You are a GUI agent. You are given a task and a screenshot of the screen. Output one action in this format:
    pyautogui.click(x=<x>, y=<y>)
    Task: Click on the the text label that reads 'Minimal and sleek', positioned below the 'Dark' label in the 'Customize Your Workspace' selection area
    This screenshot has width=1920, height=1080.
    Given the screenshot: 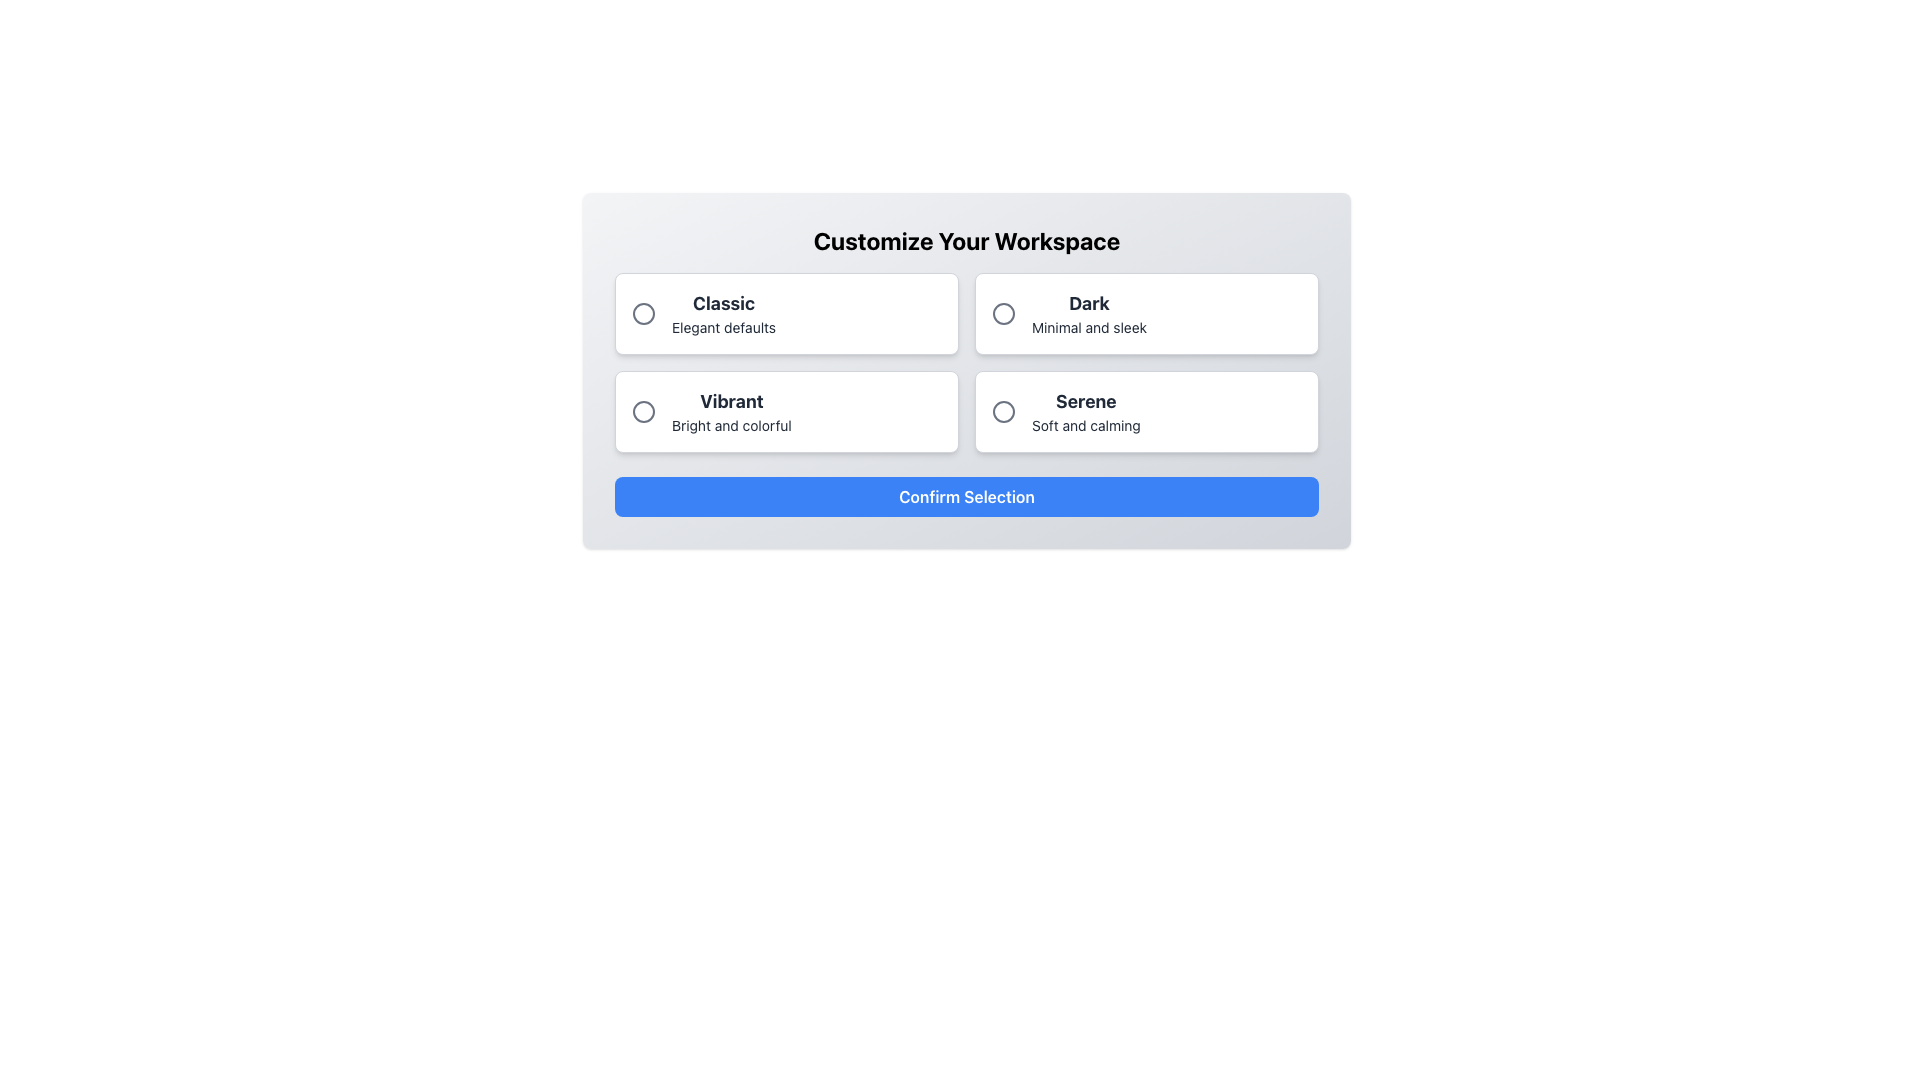 What is the action you would take?
    pyautogui.click(x=1088, y=326)
    